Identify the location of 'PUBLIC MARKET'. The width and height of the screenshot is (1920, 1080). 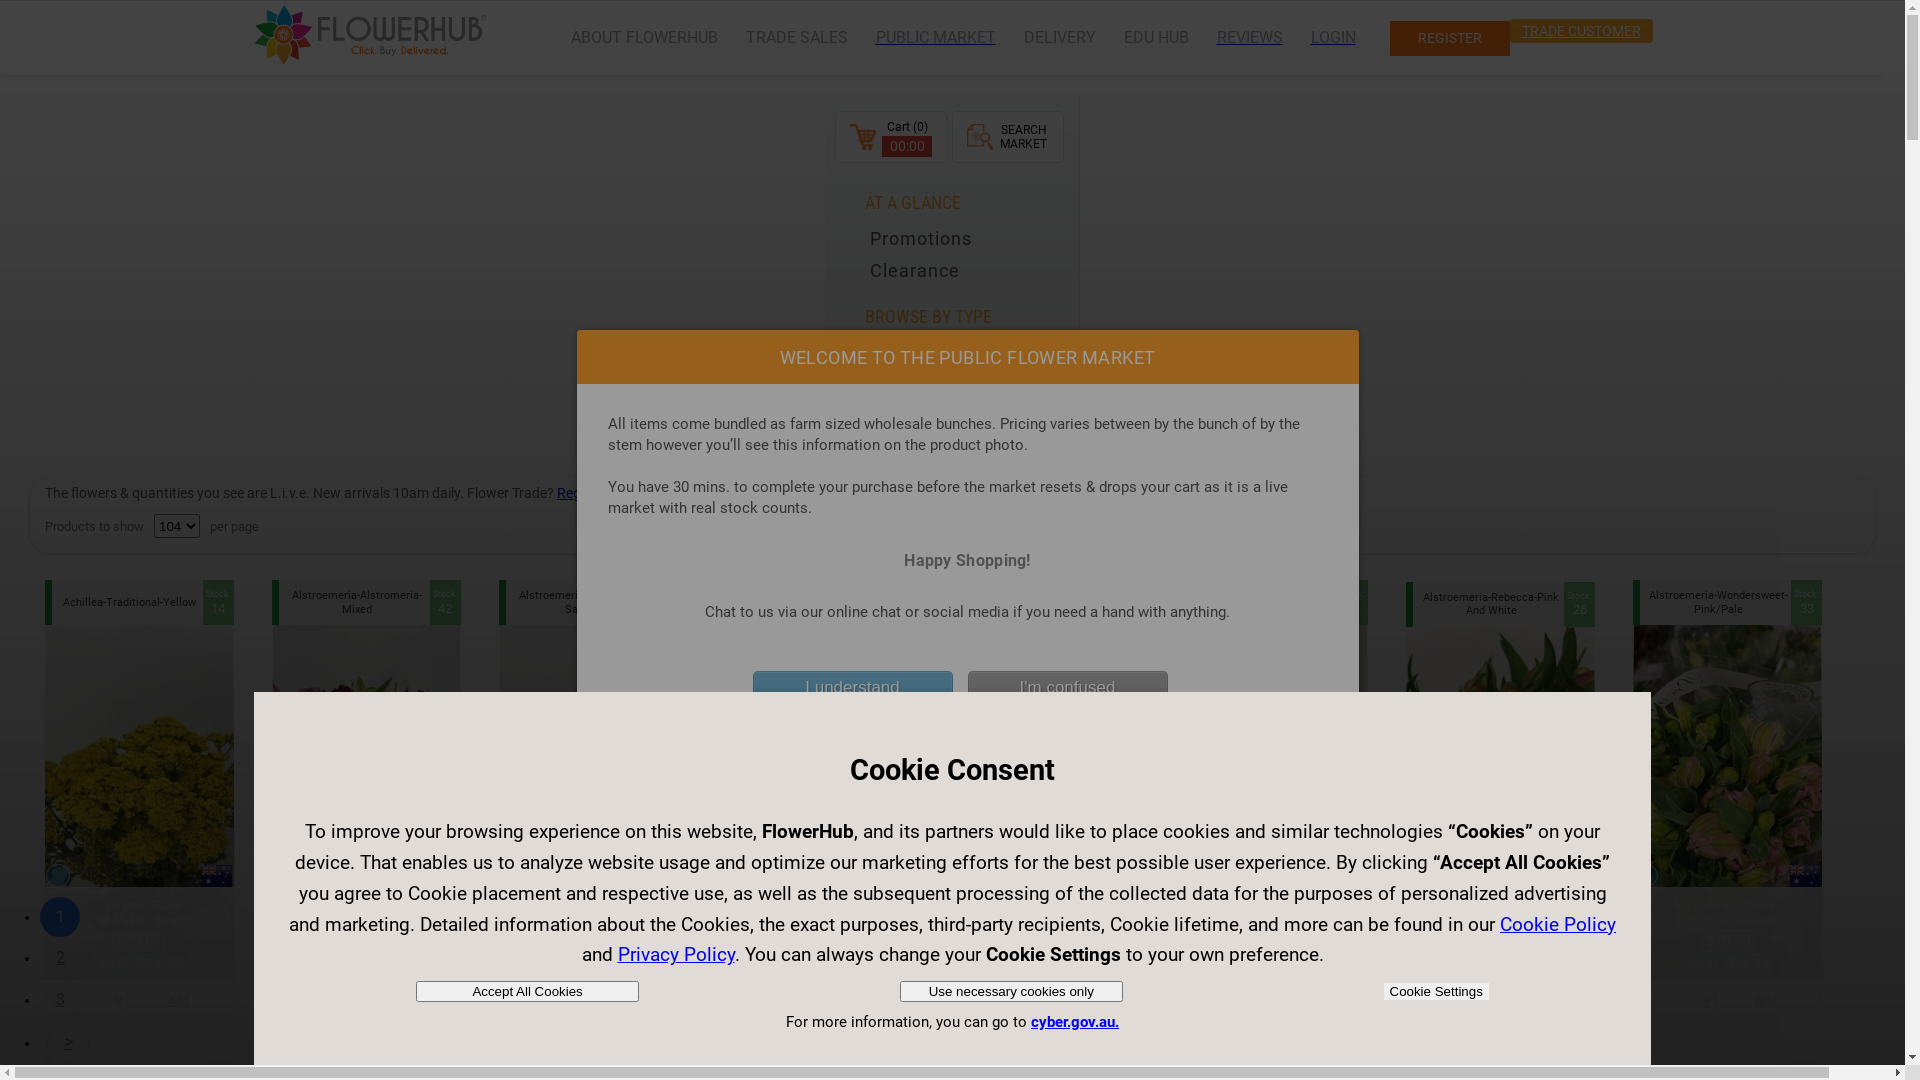
(875, 38).